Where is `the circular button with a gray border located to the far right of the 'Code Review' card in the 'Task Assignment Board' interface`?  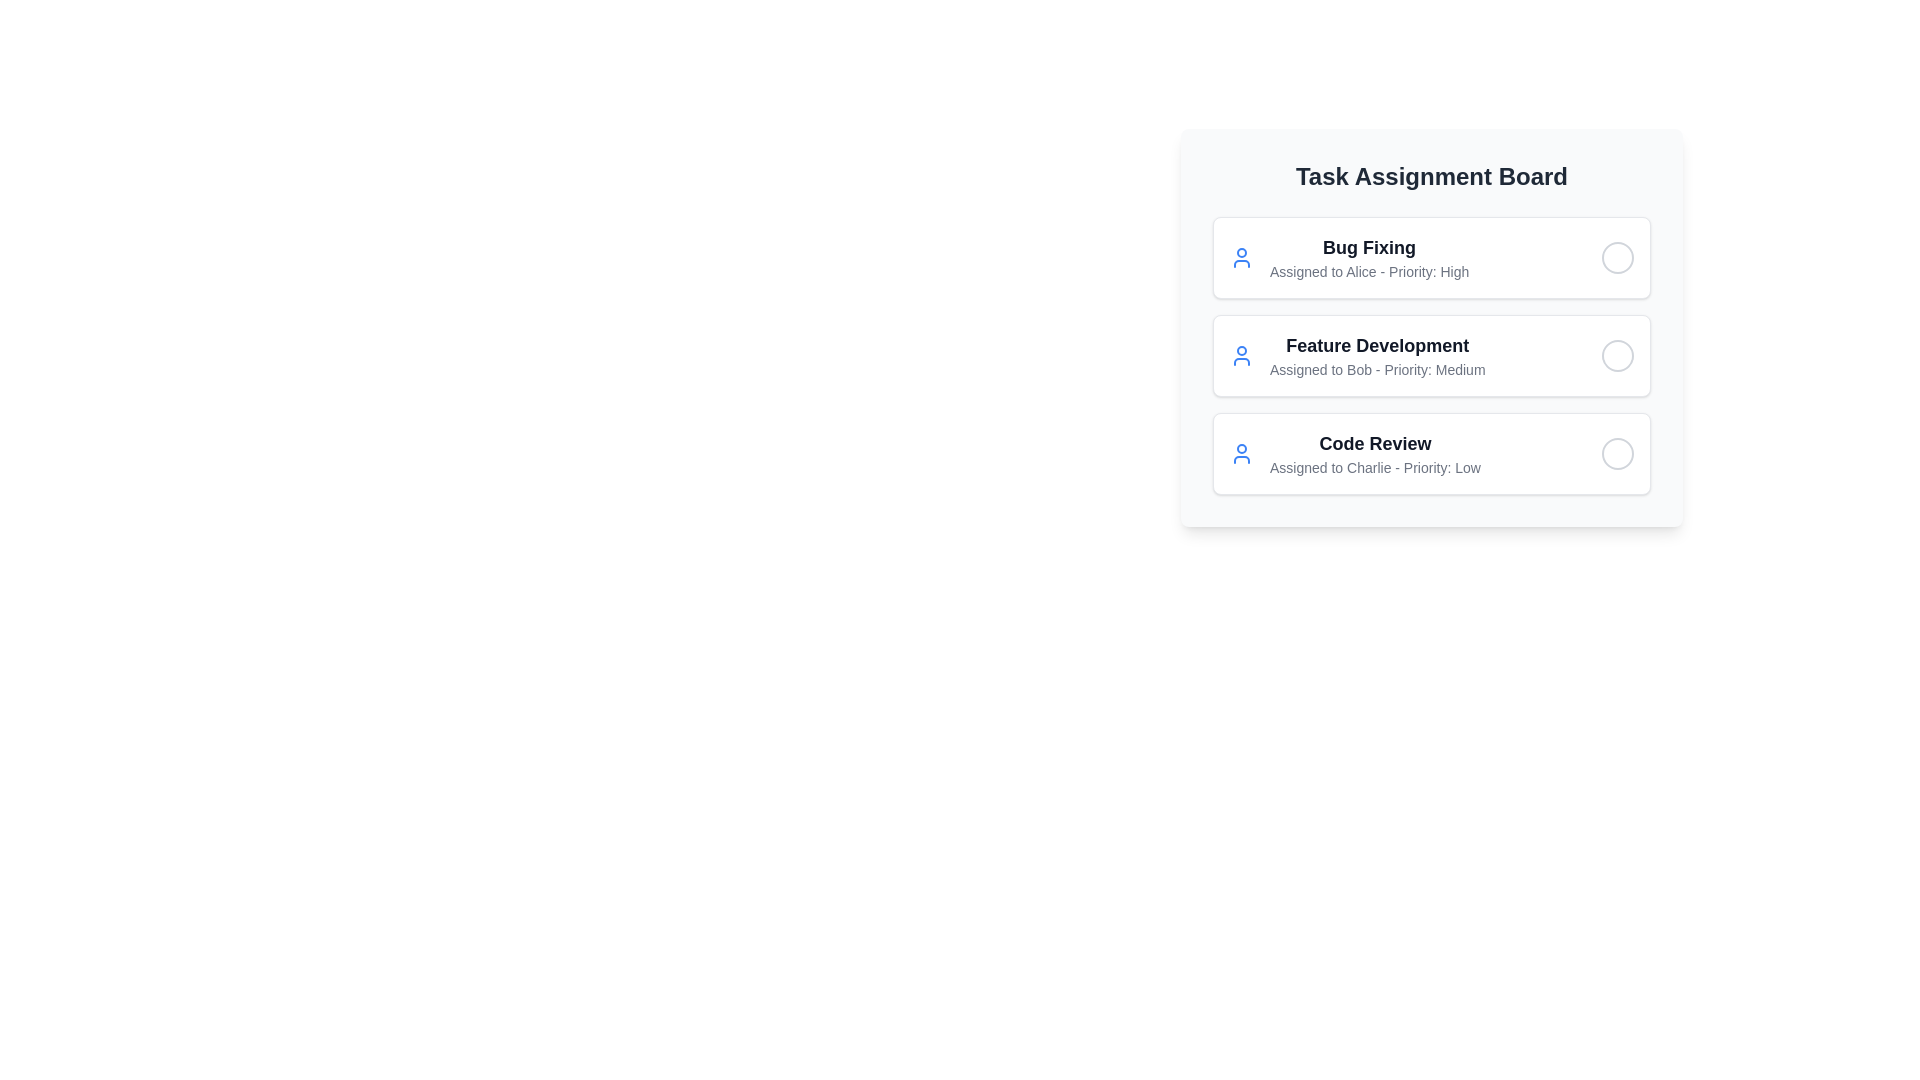
the circular button with a gray border located to the far right of the 'Code Review' card in the 'Task Assignment Board' interface is located at coordinates (1617, 454).